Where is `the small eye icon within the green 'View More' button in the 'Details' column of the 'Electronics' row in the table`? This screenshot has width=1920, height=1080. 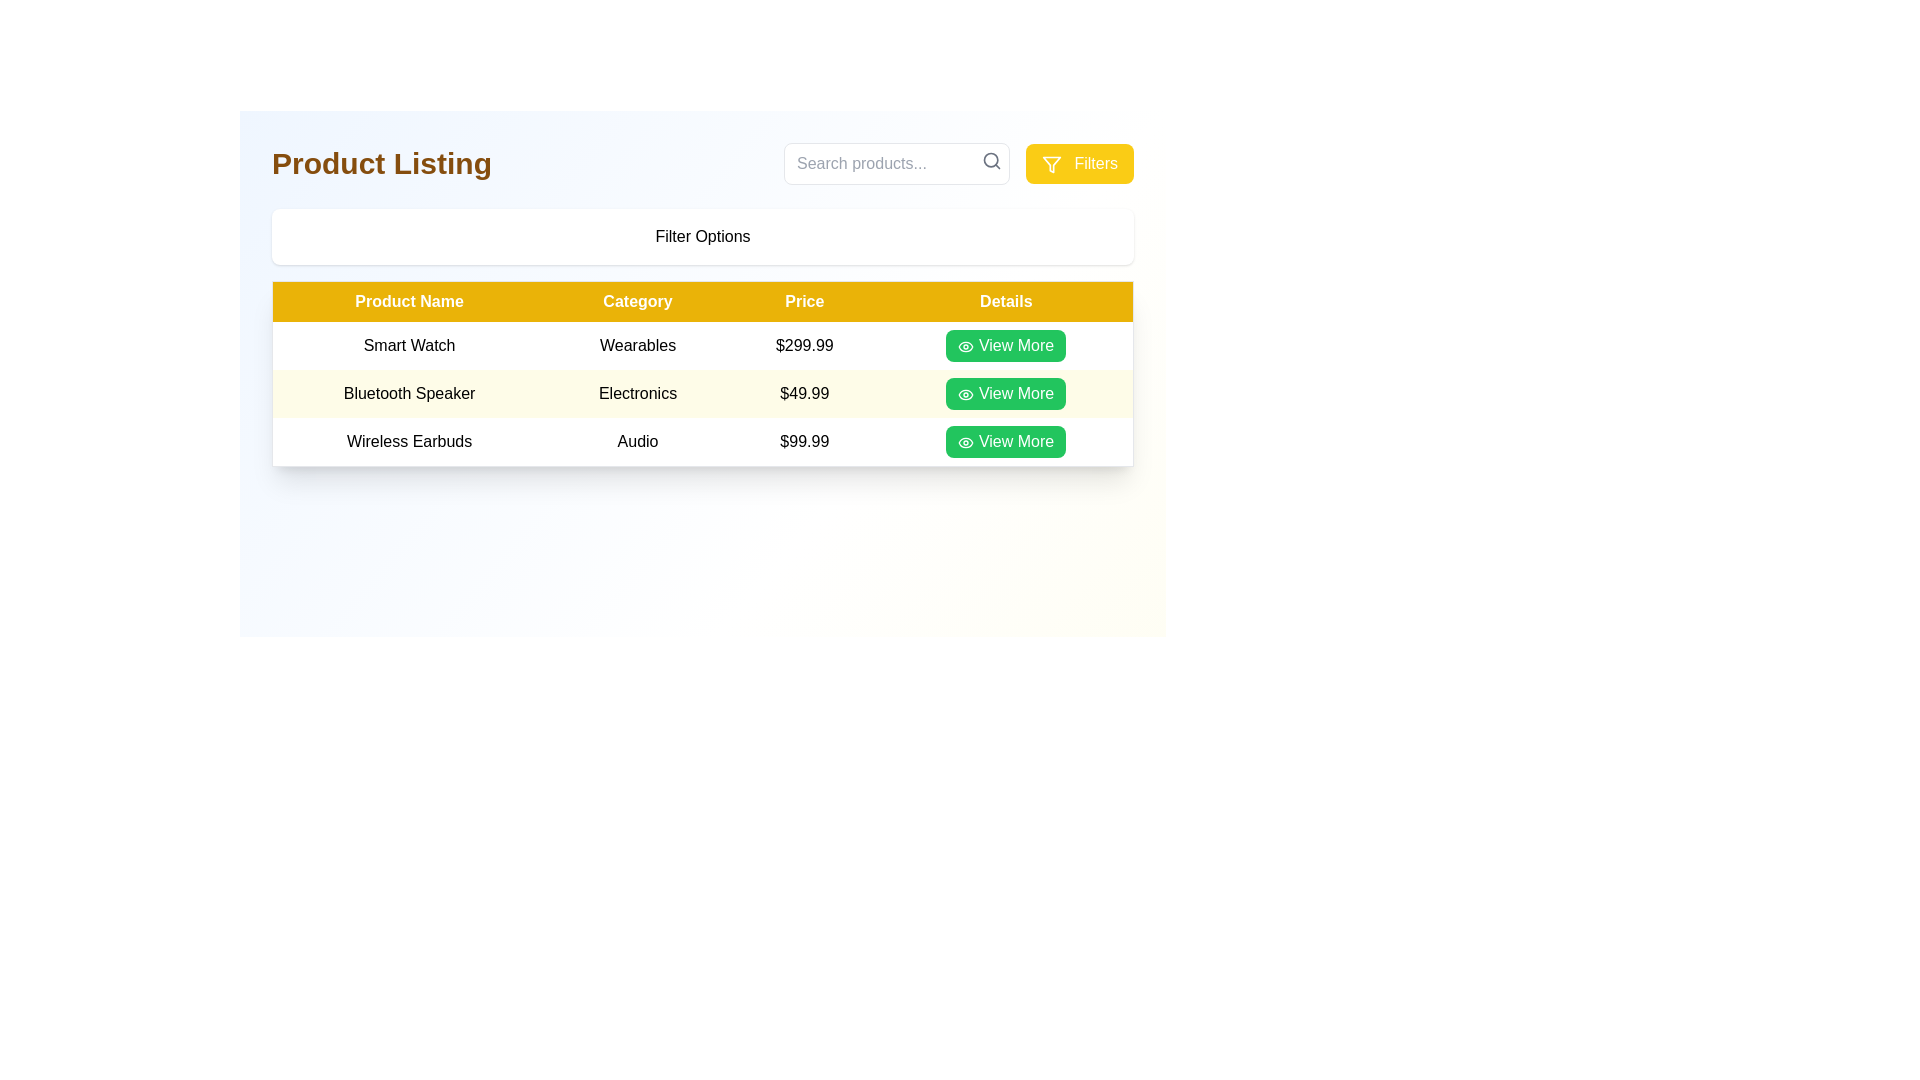
the small eye icon within the green 'View More' button in the 'Details' column of the 'Electronics' row in the table is located at coordinates (966, 394).